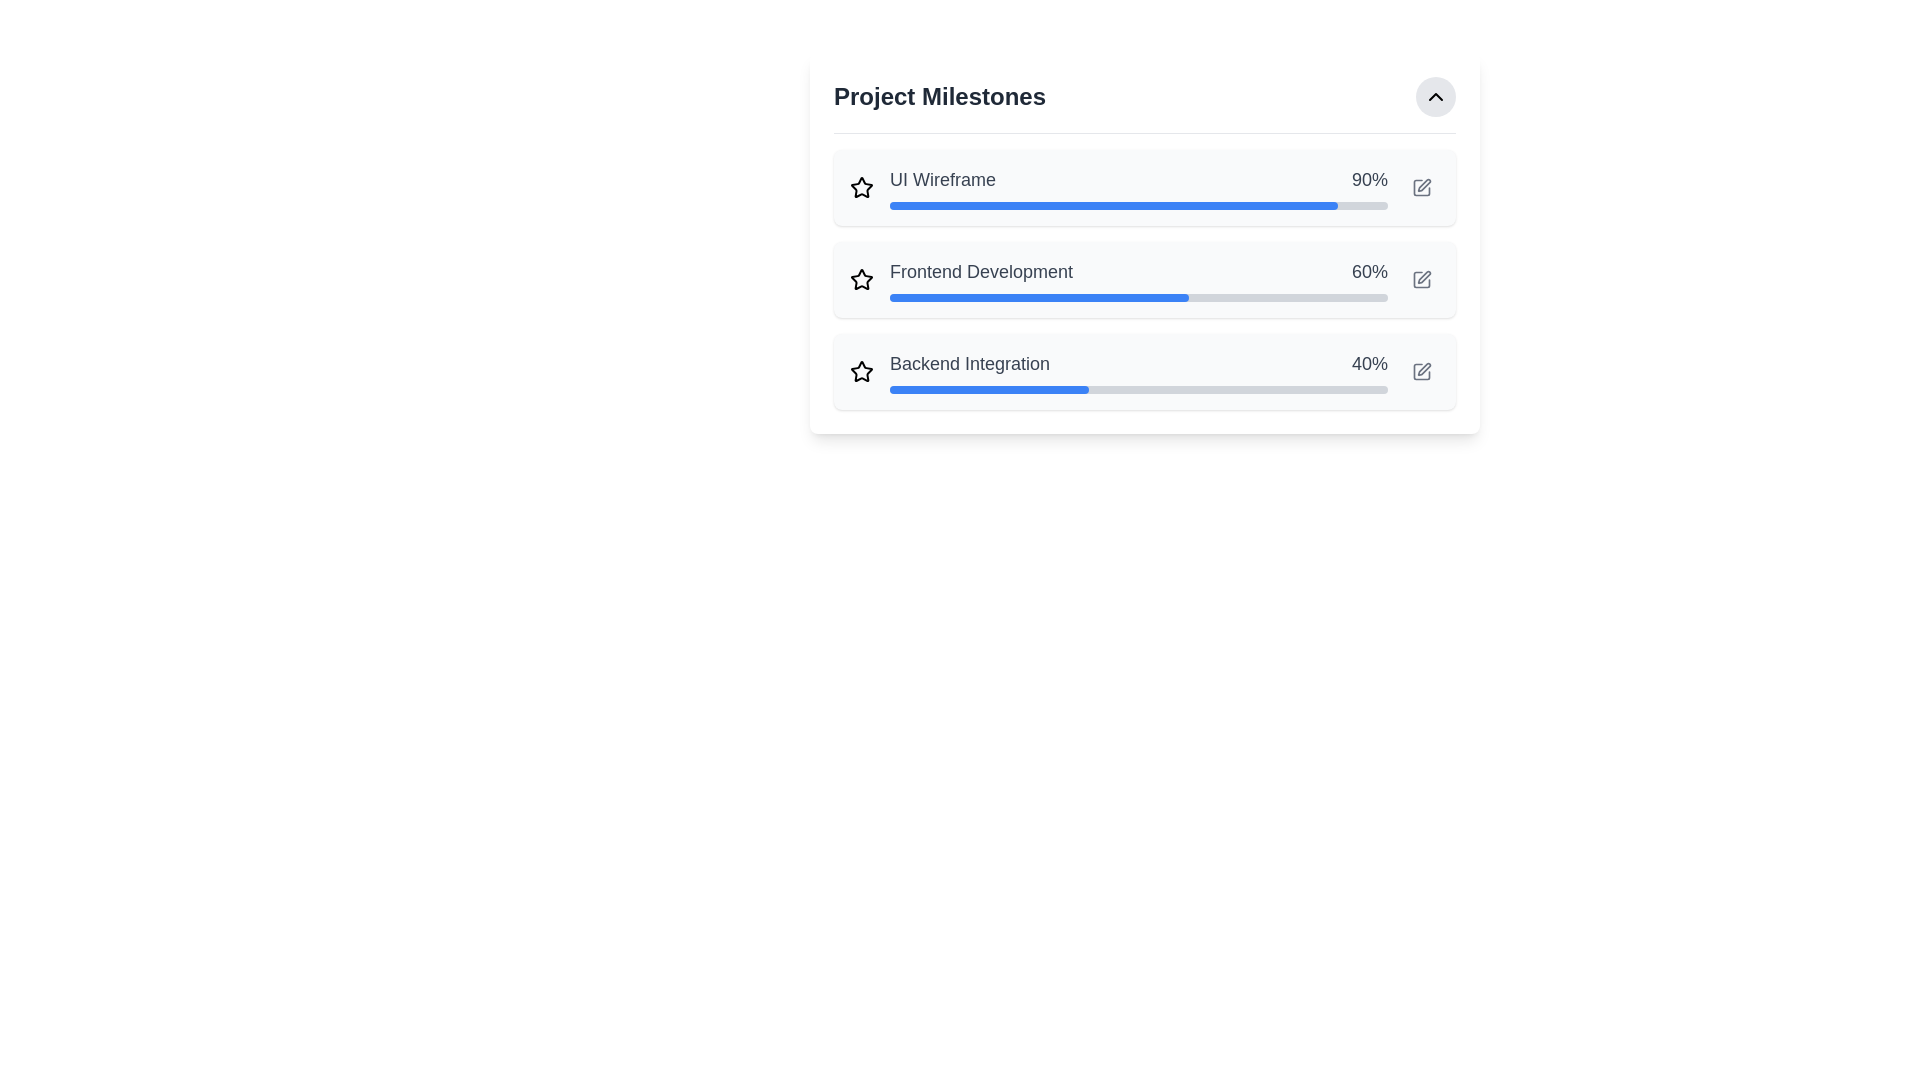  What do you see at coordinates (1113, 205) in the screenshot?
I see `the Progress Bar that visually represents the completion progress of the 'UI Wireframe' milestone, located directly below the 'UI Wireframe' text and adjacent to the '90%' label` at bounding box center [1113, 205].